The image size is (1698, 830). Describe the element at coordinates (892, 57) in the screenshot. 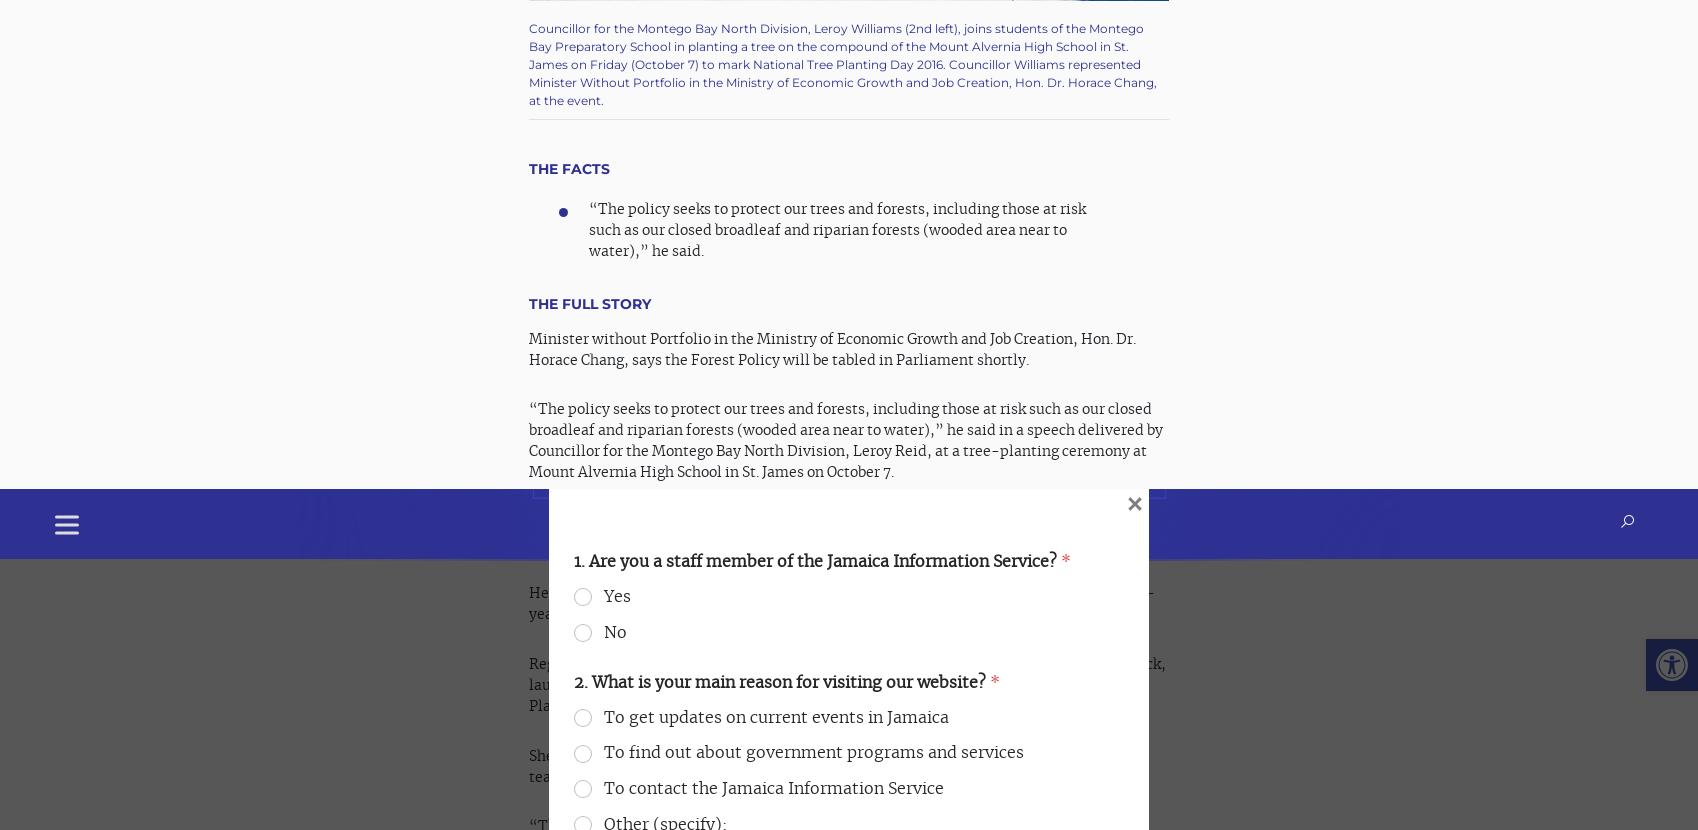

I see `','` at that location.